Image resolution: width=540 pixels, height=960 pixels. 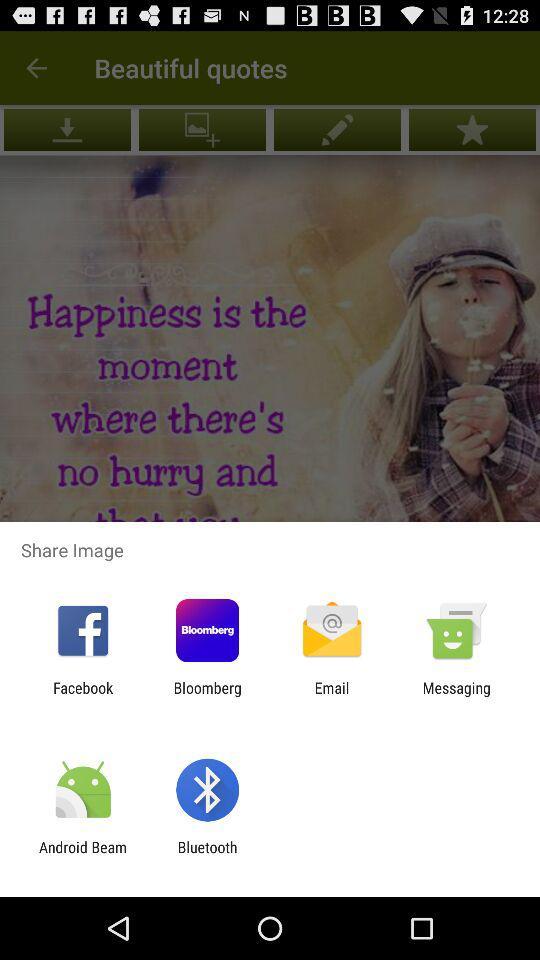 What do you see at coordinates (332, 696) in the screenshot?
I see `the item next to messaging` at bounding box center [332, 696].